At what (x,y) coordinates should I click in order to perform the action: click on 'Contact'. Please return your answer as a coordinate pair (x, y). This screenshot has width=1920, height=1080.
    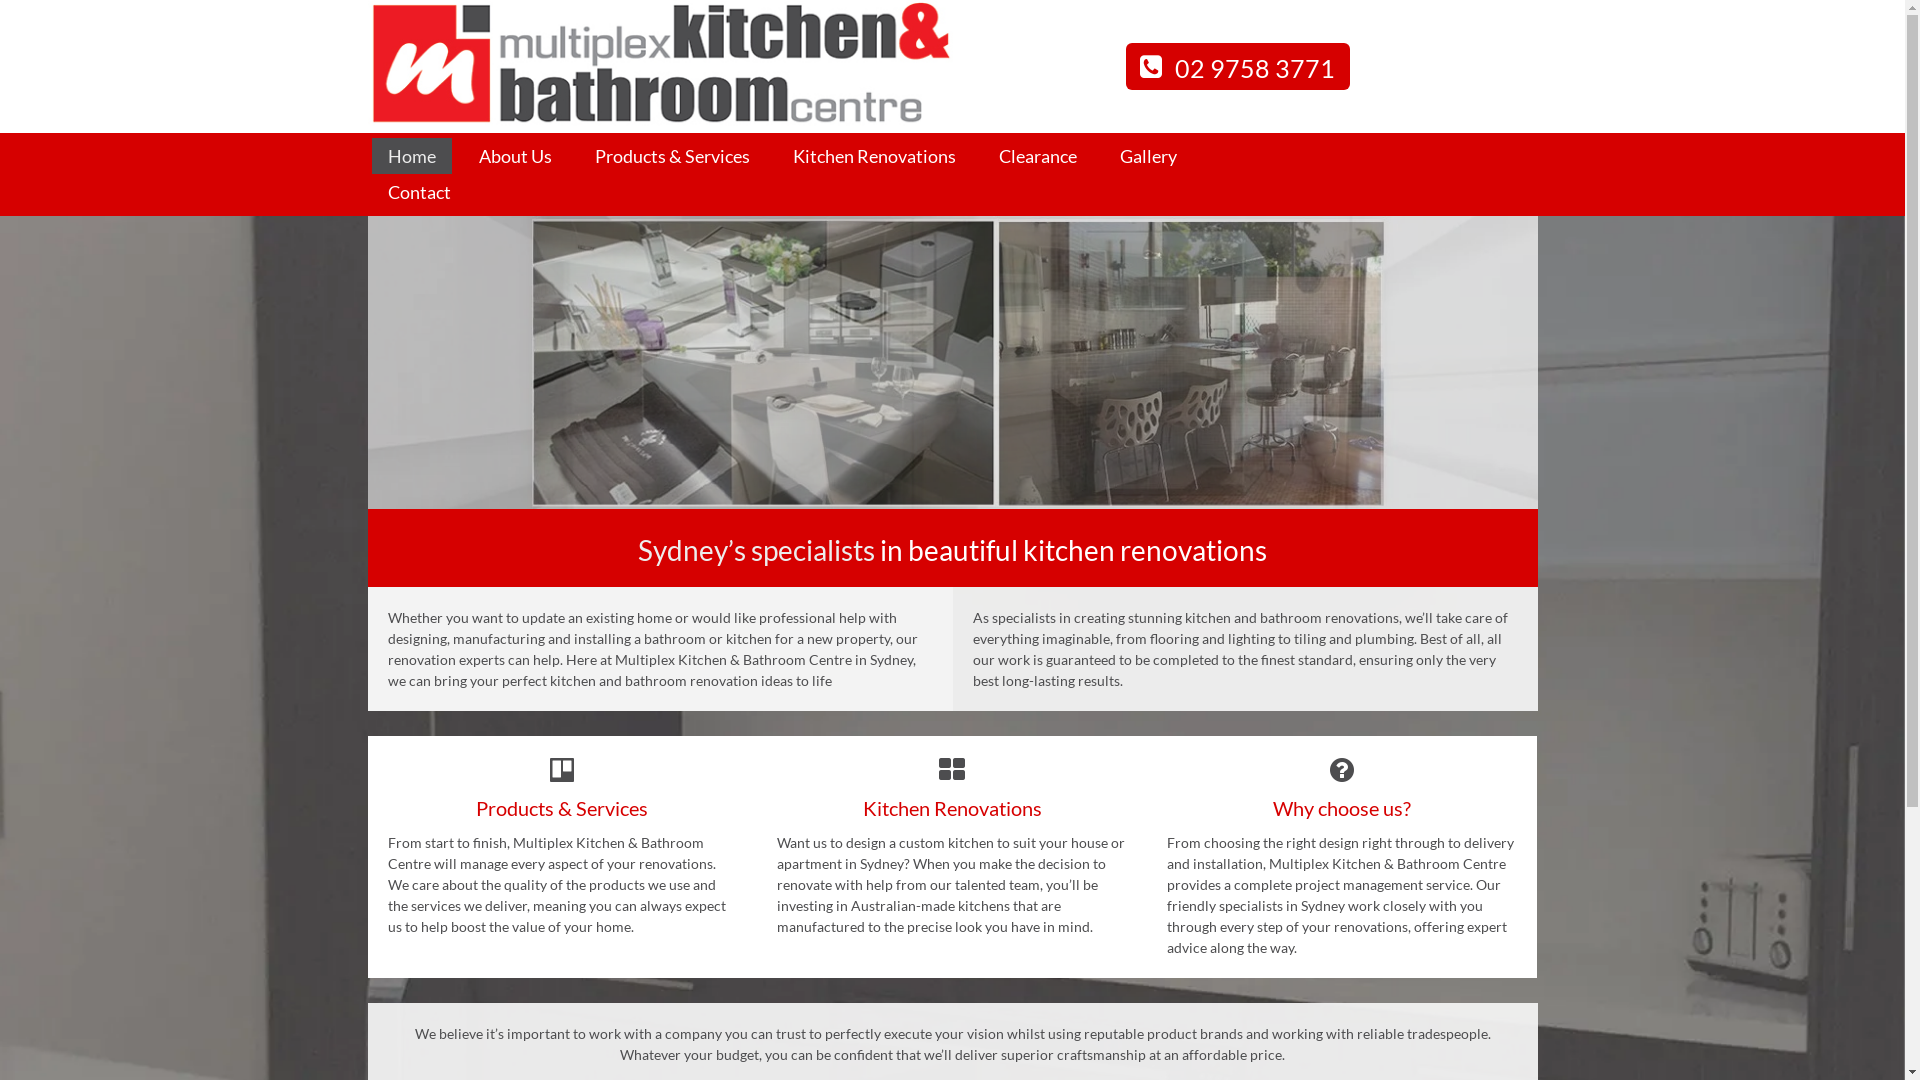
    Looking at the image, I should click on (418, 192).